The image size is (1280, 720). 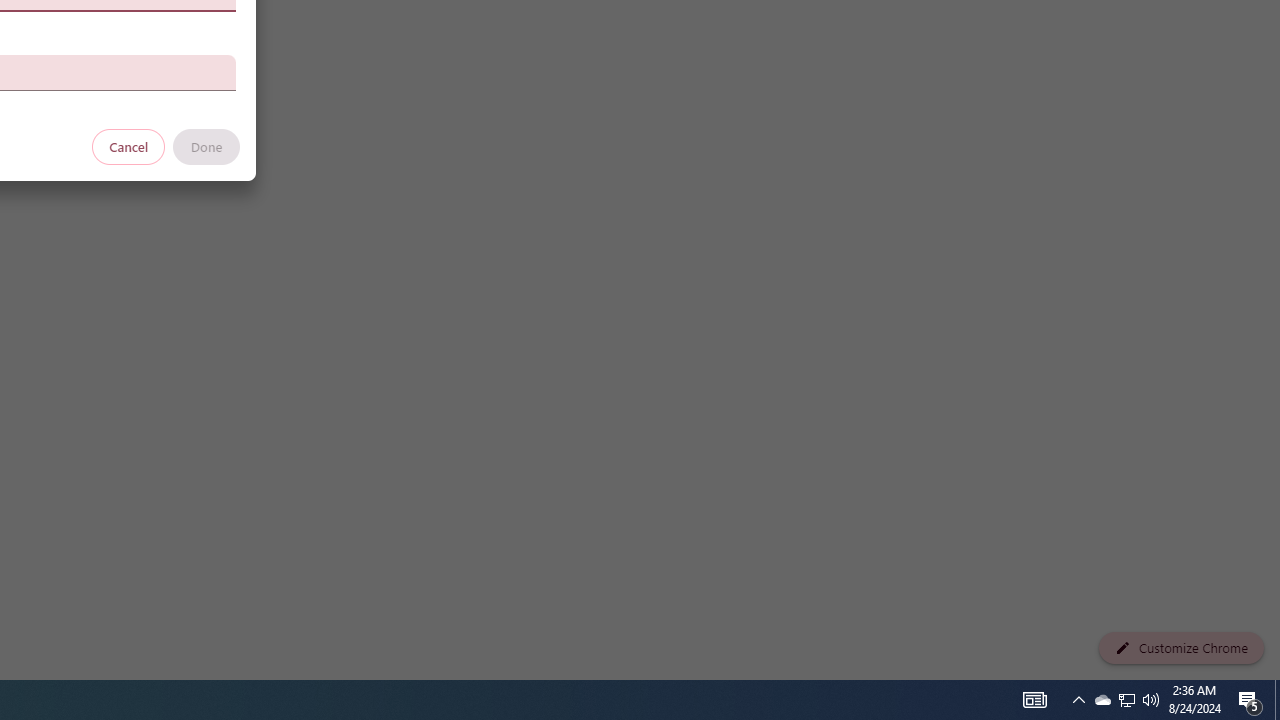 What do you see at coordinates (128, 145) in the screenshot?
I see `'Cancel'` at bounding box center [128, 145].